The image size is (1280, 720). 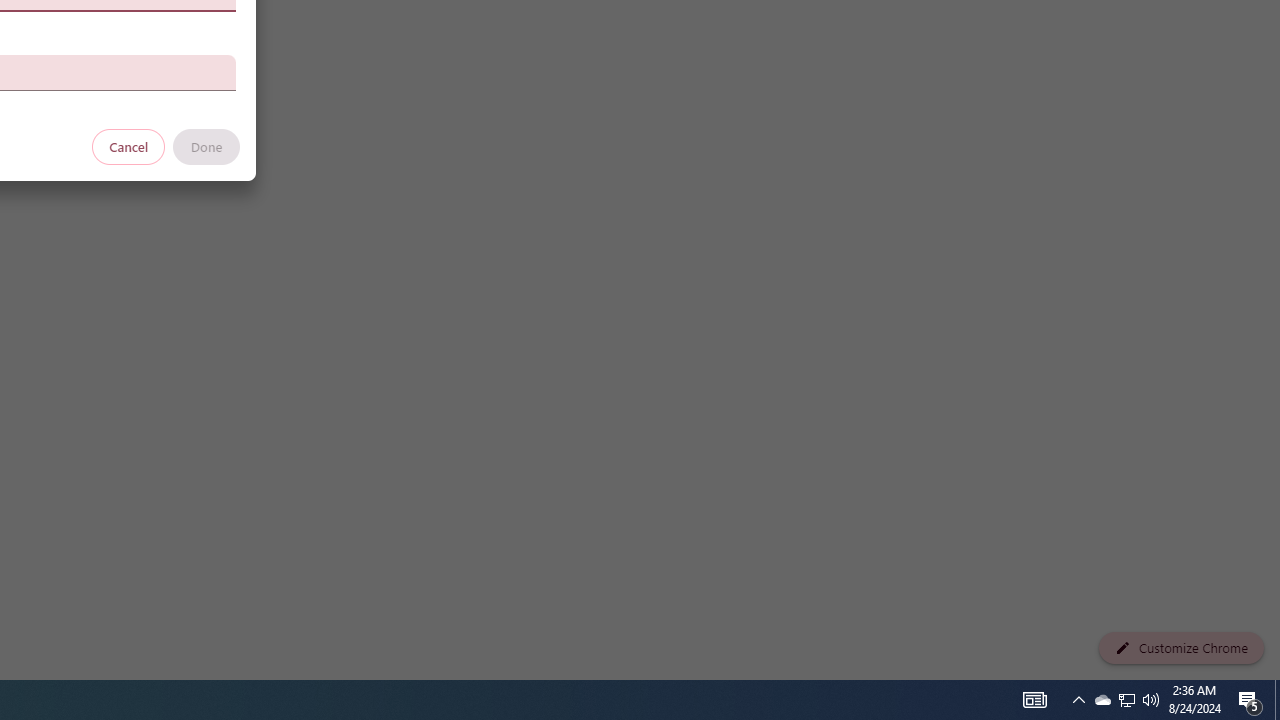 What do you see at coordinates (128, 145) in the screenshot?
I see `'Cancel'` at bounding box center [128, 145].